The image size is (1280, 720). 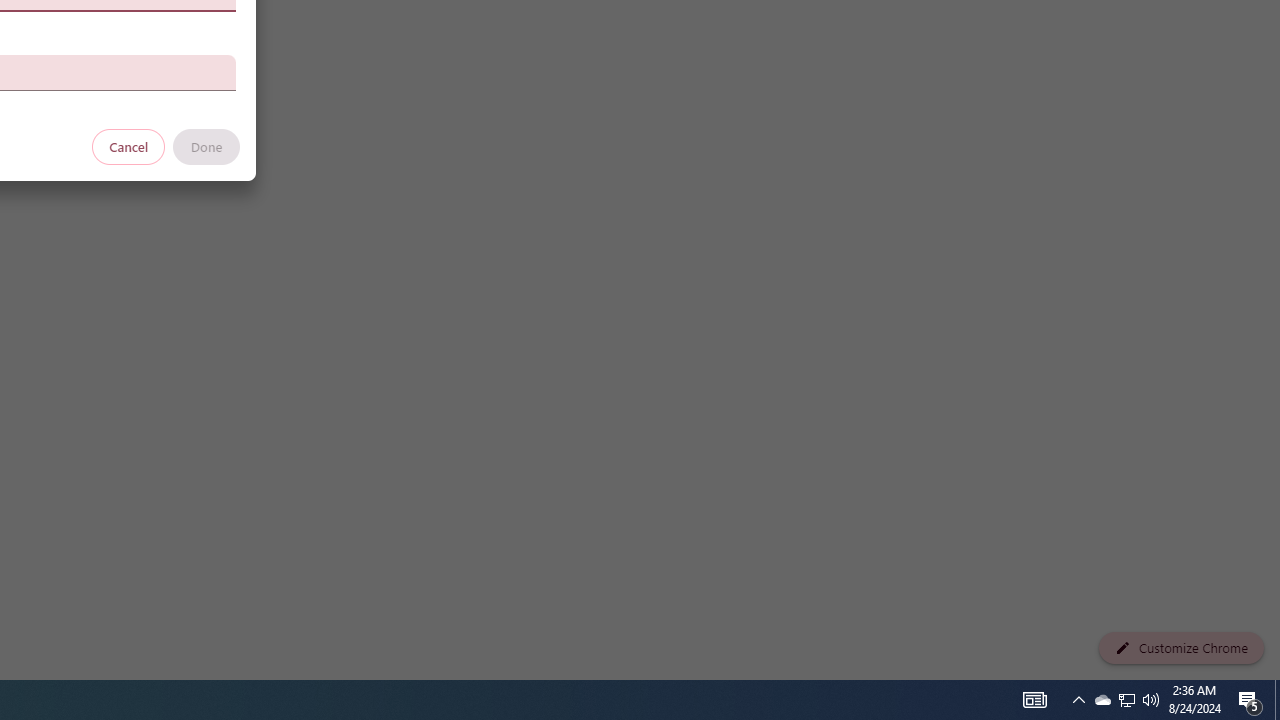 What do you see at coordinates (128, 145) in the screenshot?
I see `'Cancel'` at bounding box center [128, 145].